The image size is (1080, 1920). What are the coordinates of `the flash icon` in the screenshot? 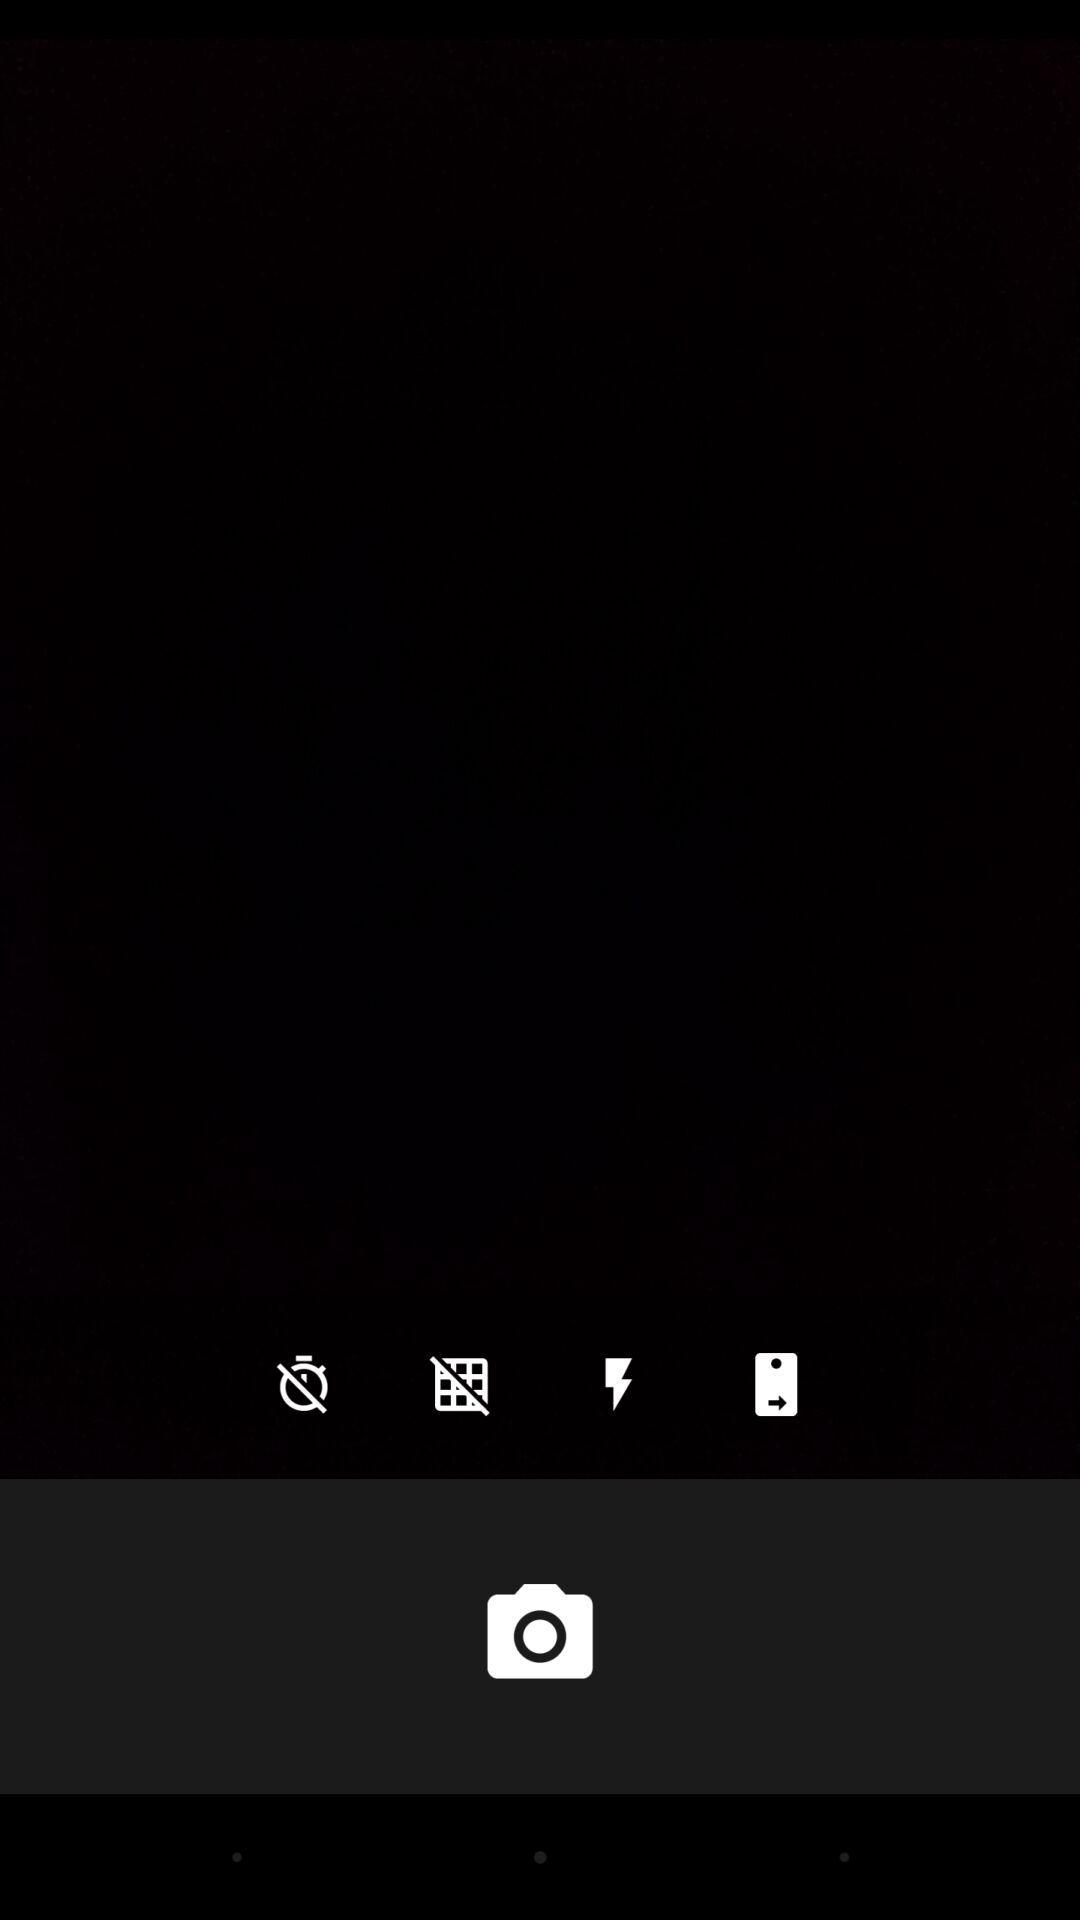 It's located at (617, 1383).